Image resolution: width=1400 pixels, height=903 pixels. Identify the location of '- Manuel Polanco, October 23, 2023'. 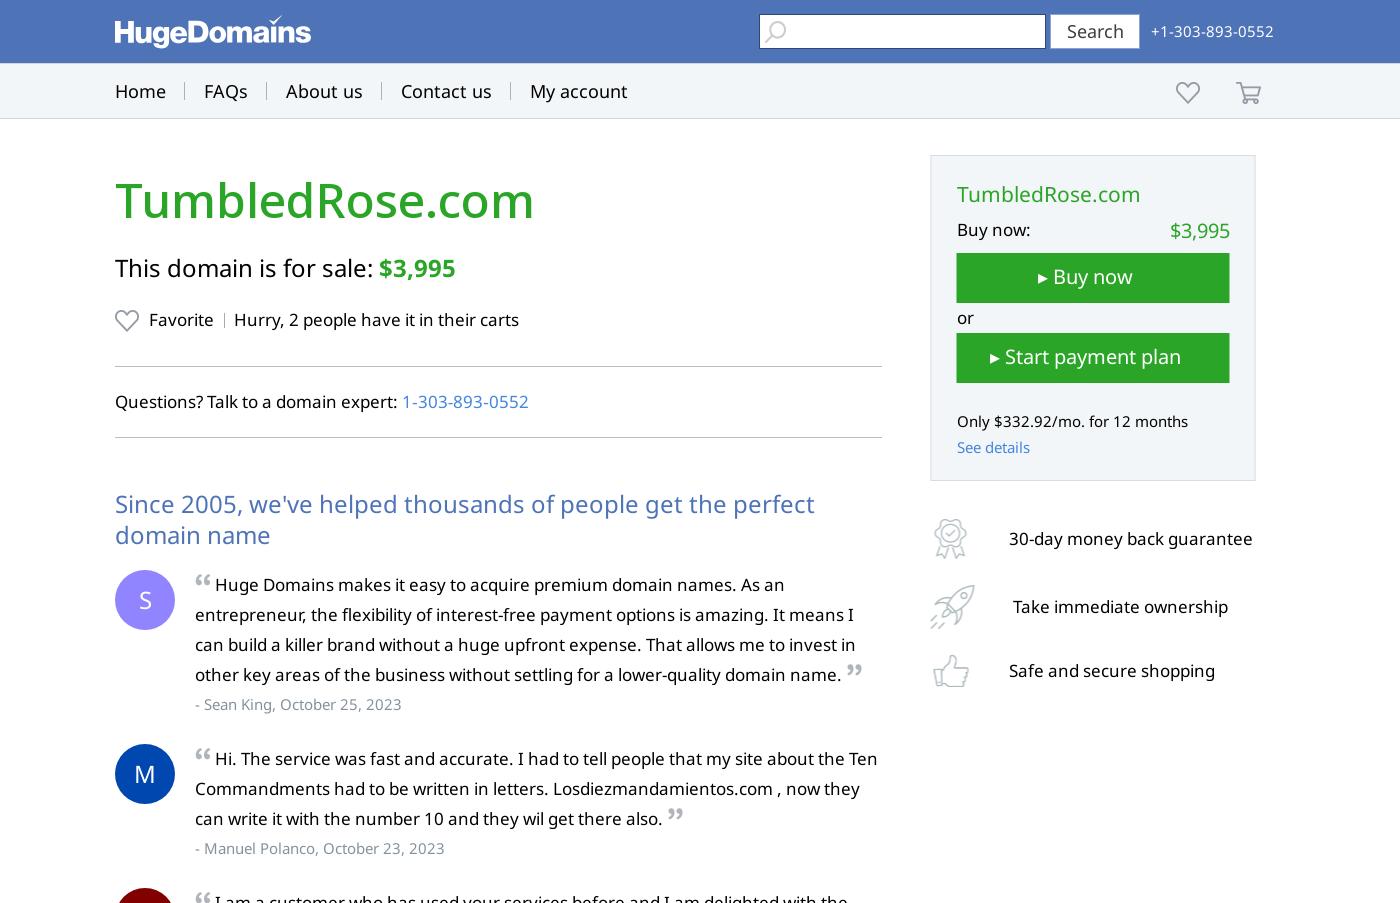
(320, 848).